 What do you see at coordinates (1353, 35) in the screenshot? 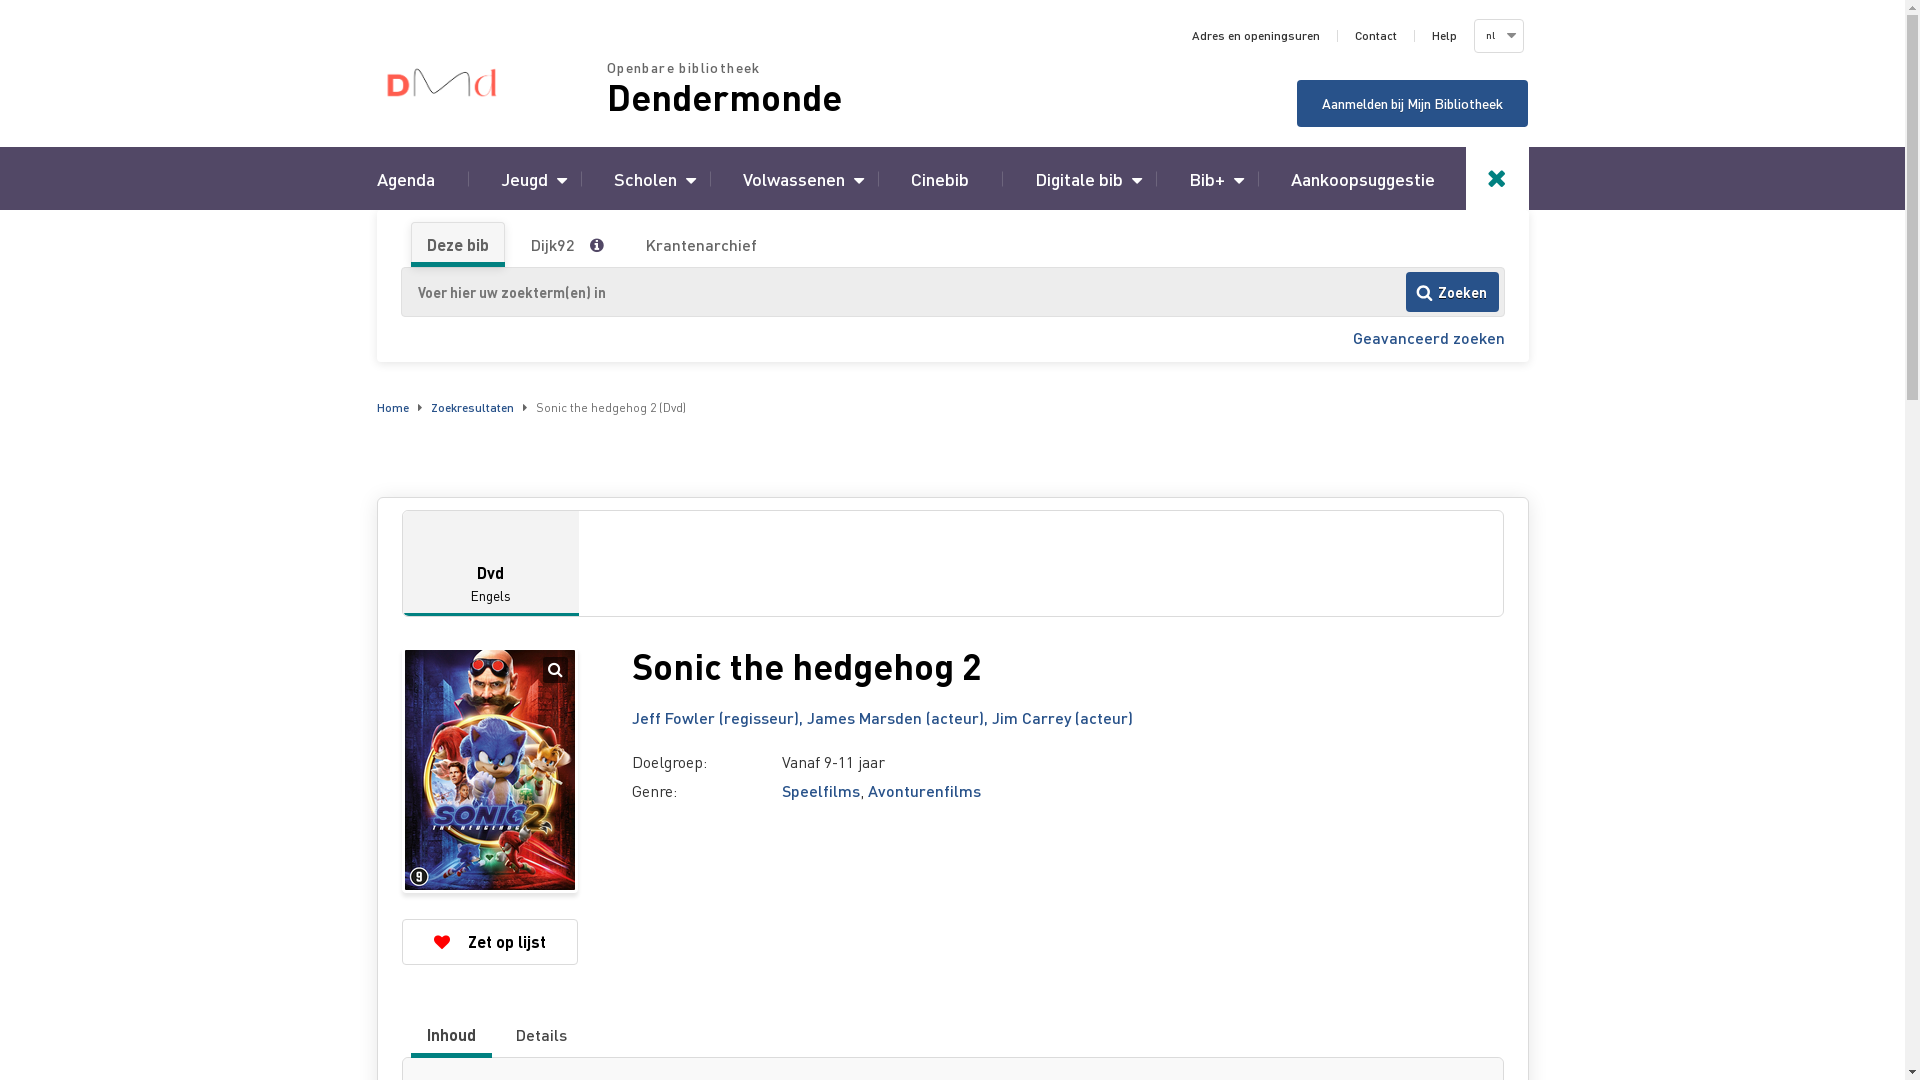
I see `'Contact'` at bounding box center [1353, 35].